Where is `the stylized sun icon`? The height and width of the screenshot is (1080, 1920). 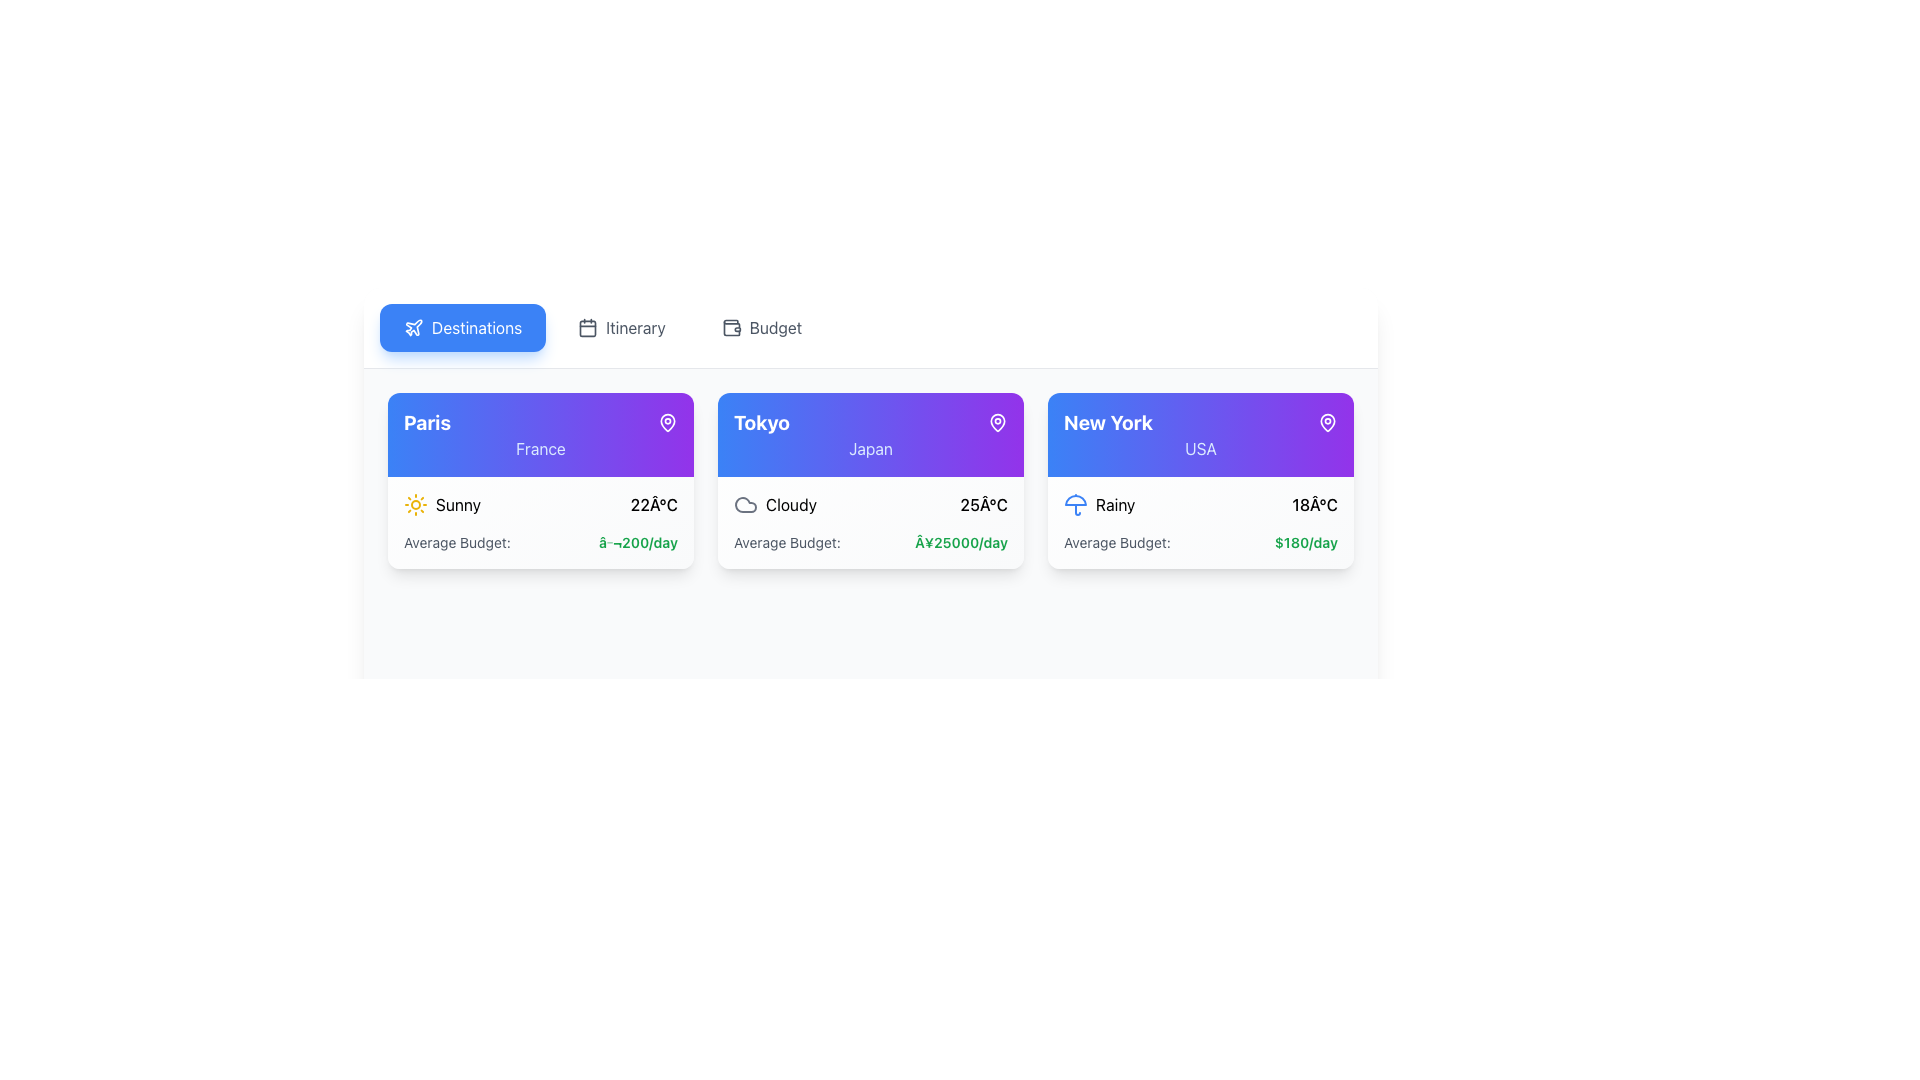 the stylized sun icon is located at coordinates (415, 504).